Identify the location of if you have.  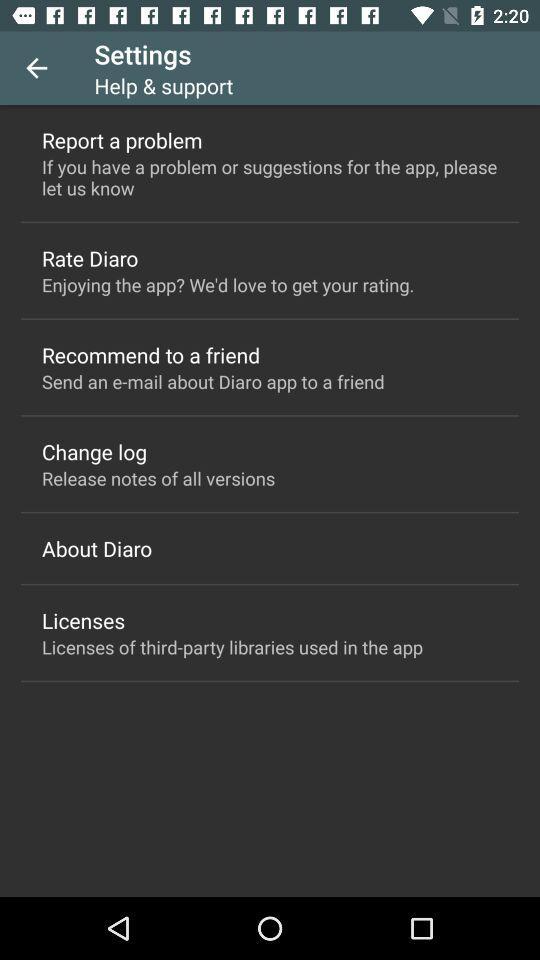
(270, 176).